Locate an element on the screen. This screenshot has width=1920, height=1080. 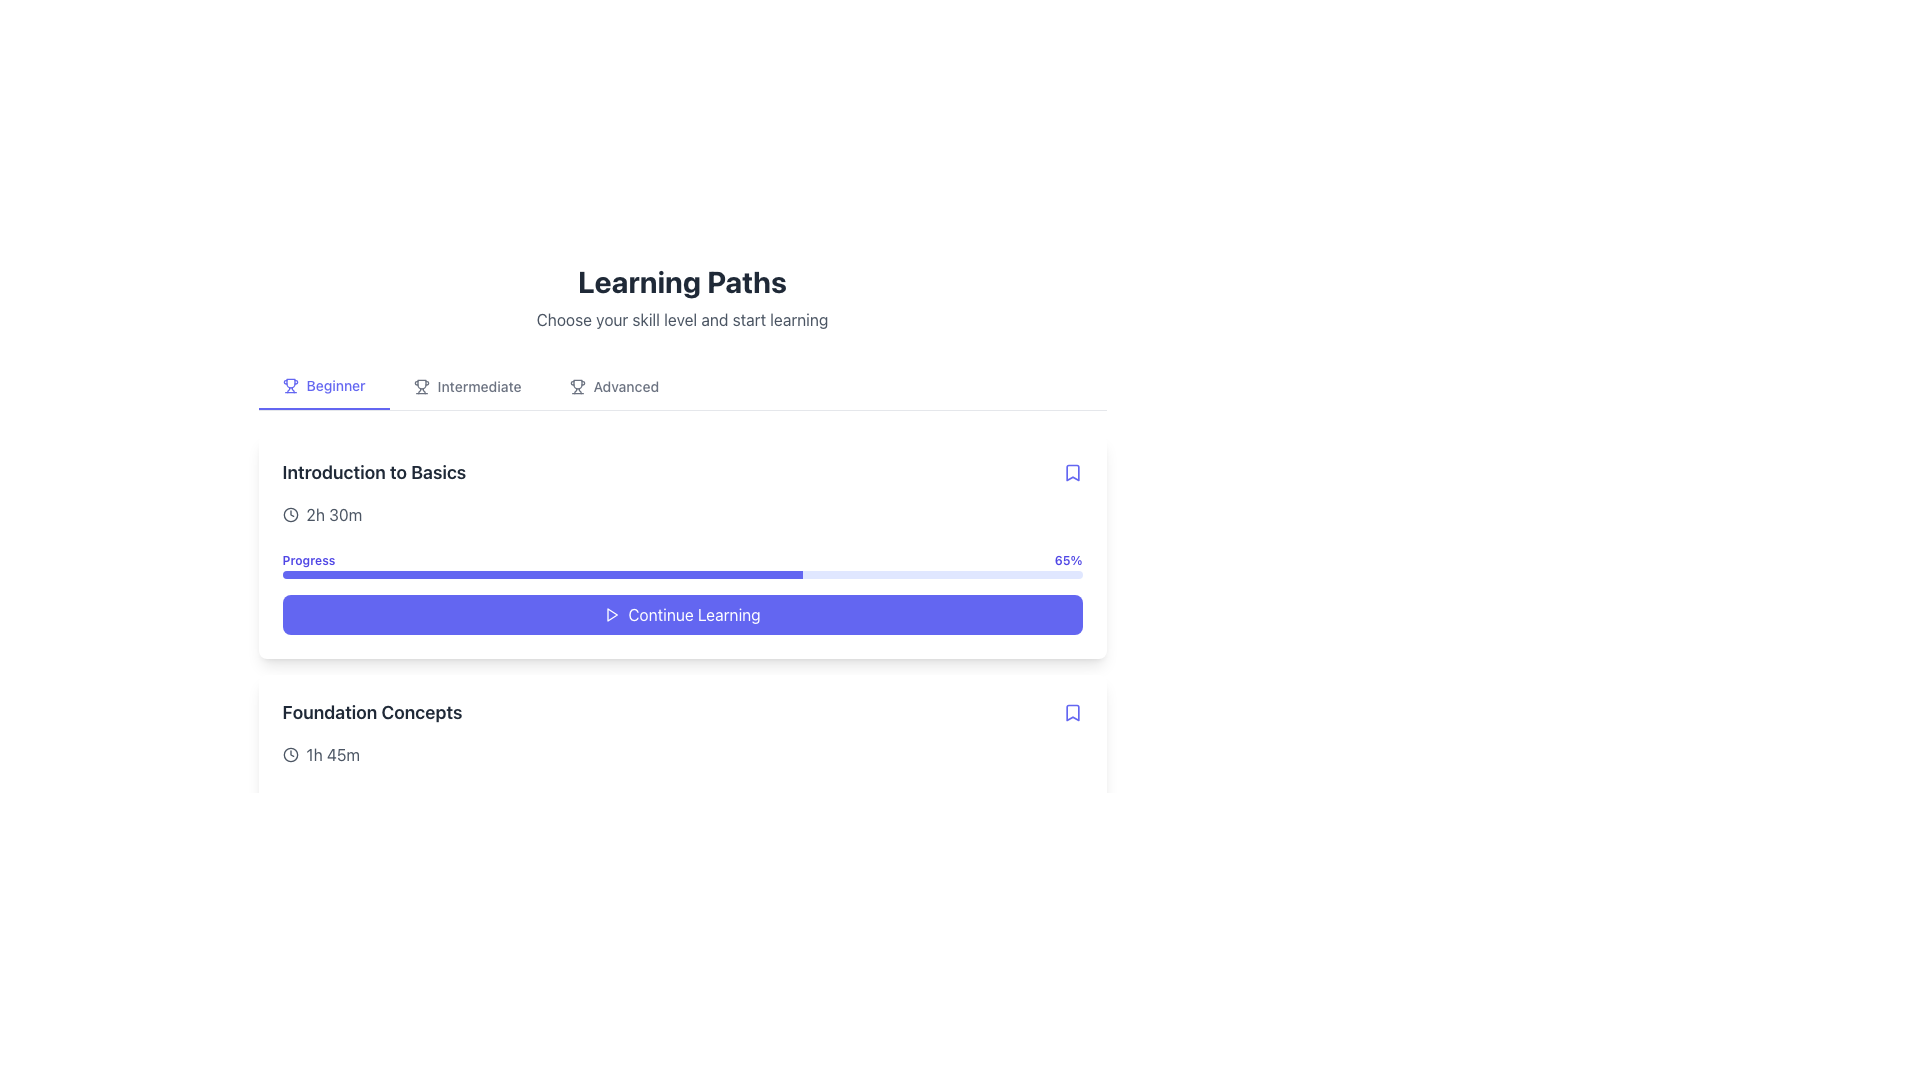
the details of the clock icon located to the left of the '1h 45m' text under the 'Foundation Concepts' section of the 'Introduction to Basics' is located at coordinates (289, 755).